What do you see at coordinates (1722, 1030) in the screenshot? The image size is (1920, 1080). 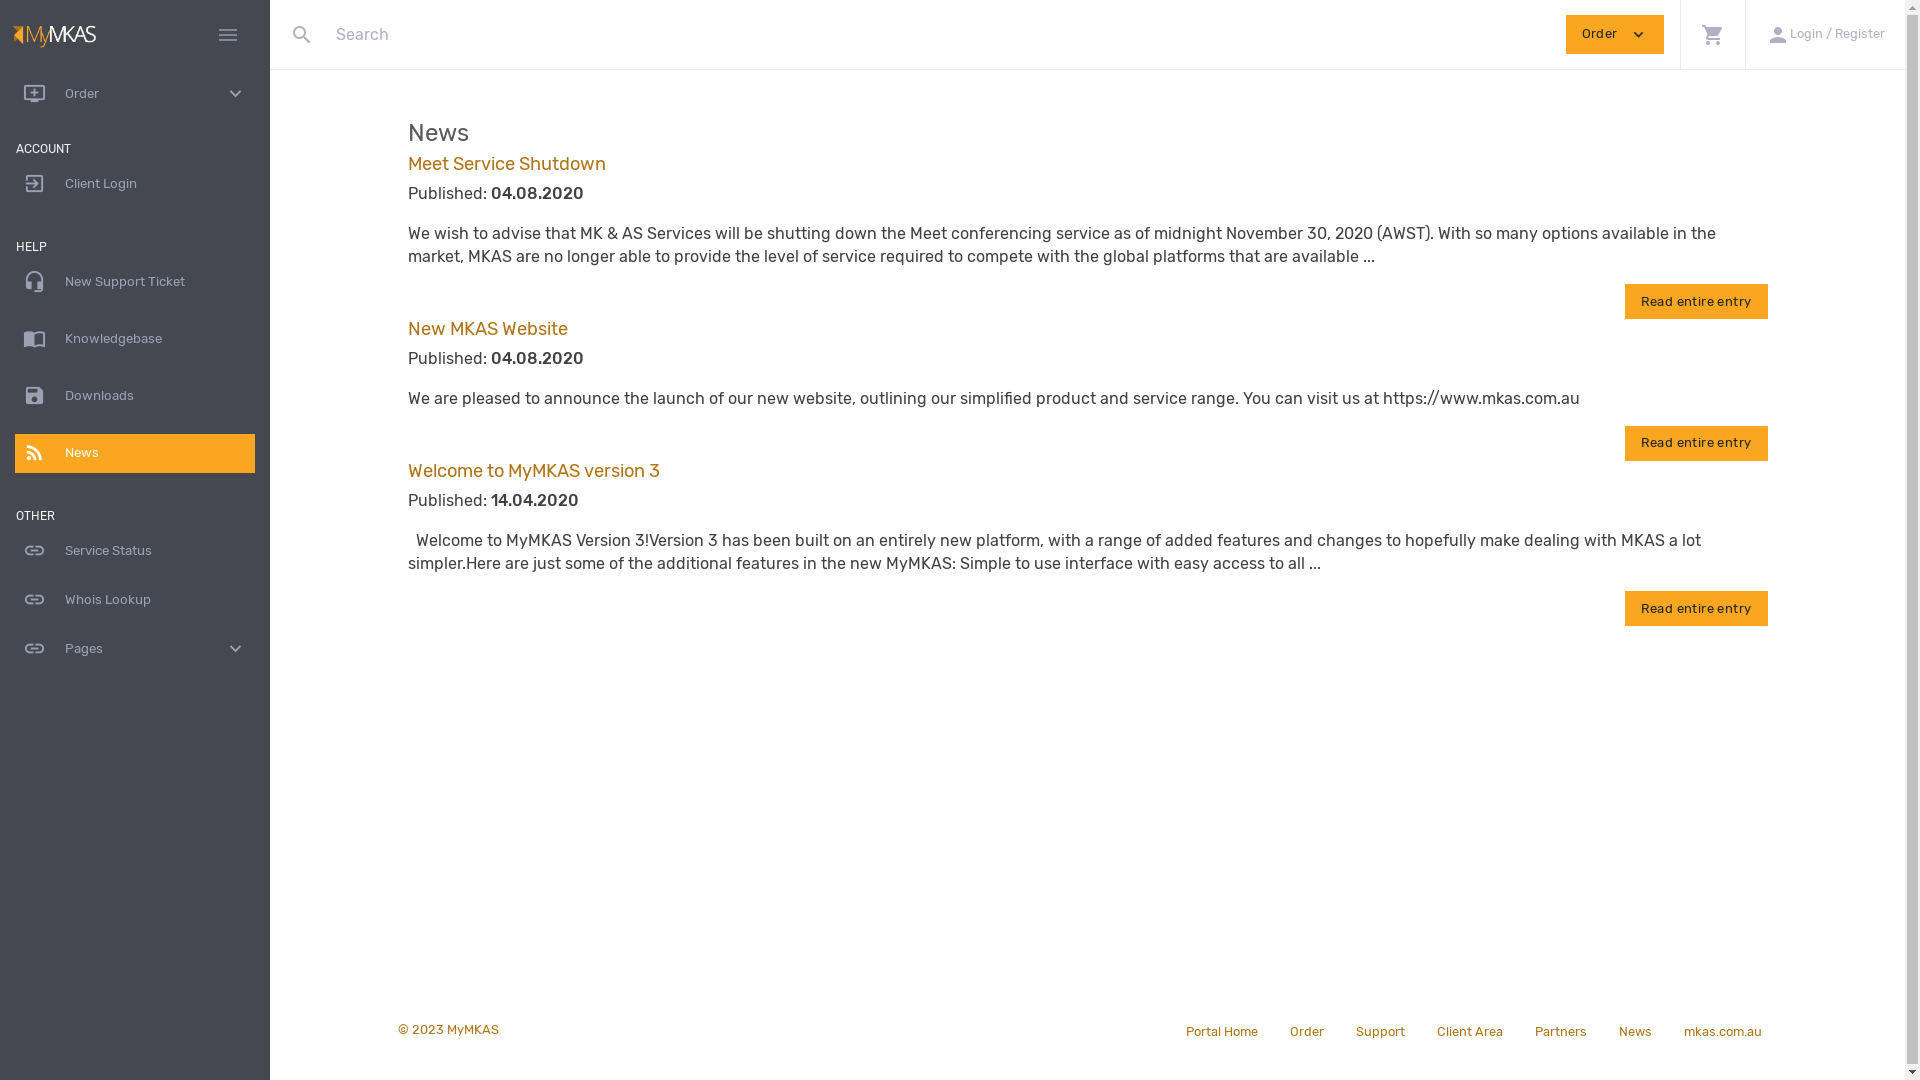 I see `'mkas.com.au'` at bounding box center [1722, 1030].